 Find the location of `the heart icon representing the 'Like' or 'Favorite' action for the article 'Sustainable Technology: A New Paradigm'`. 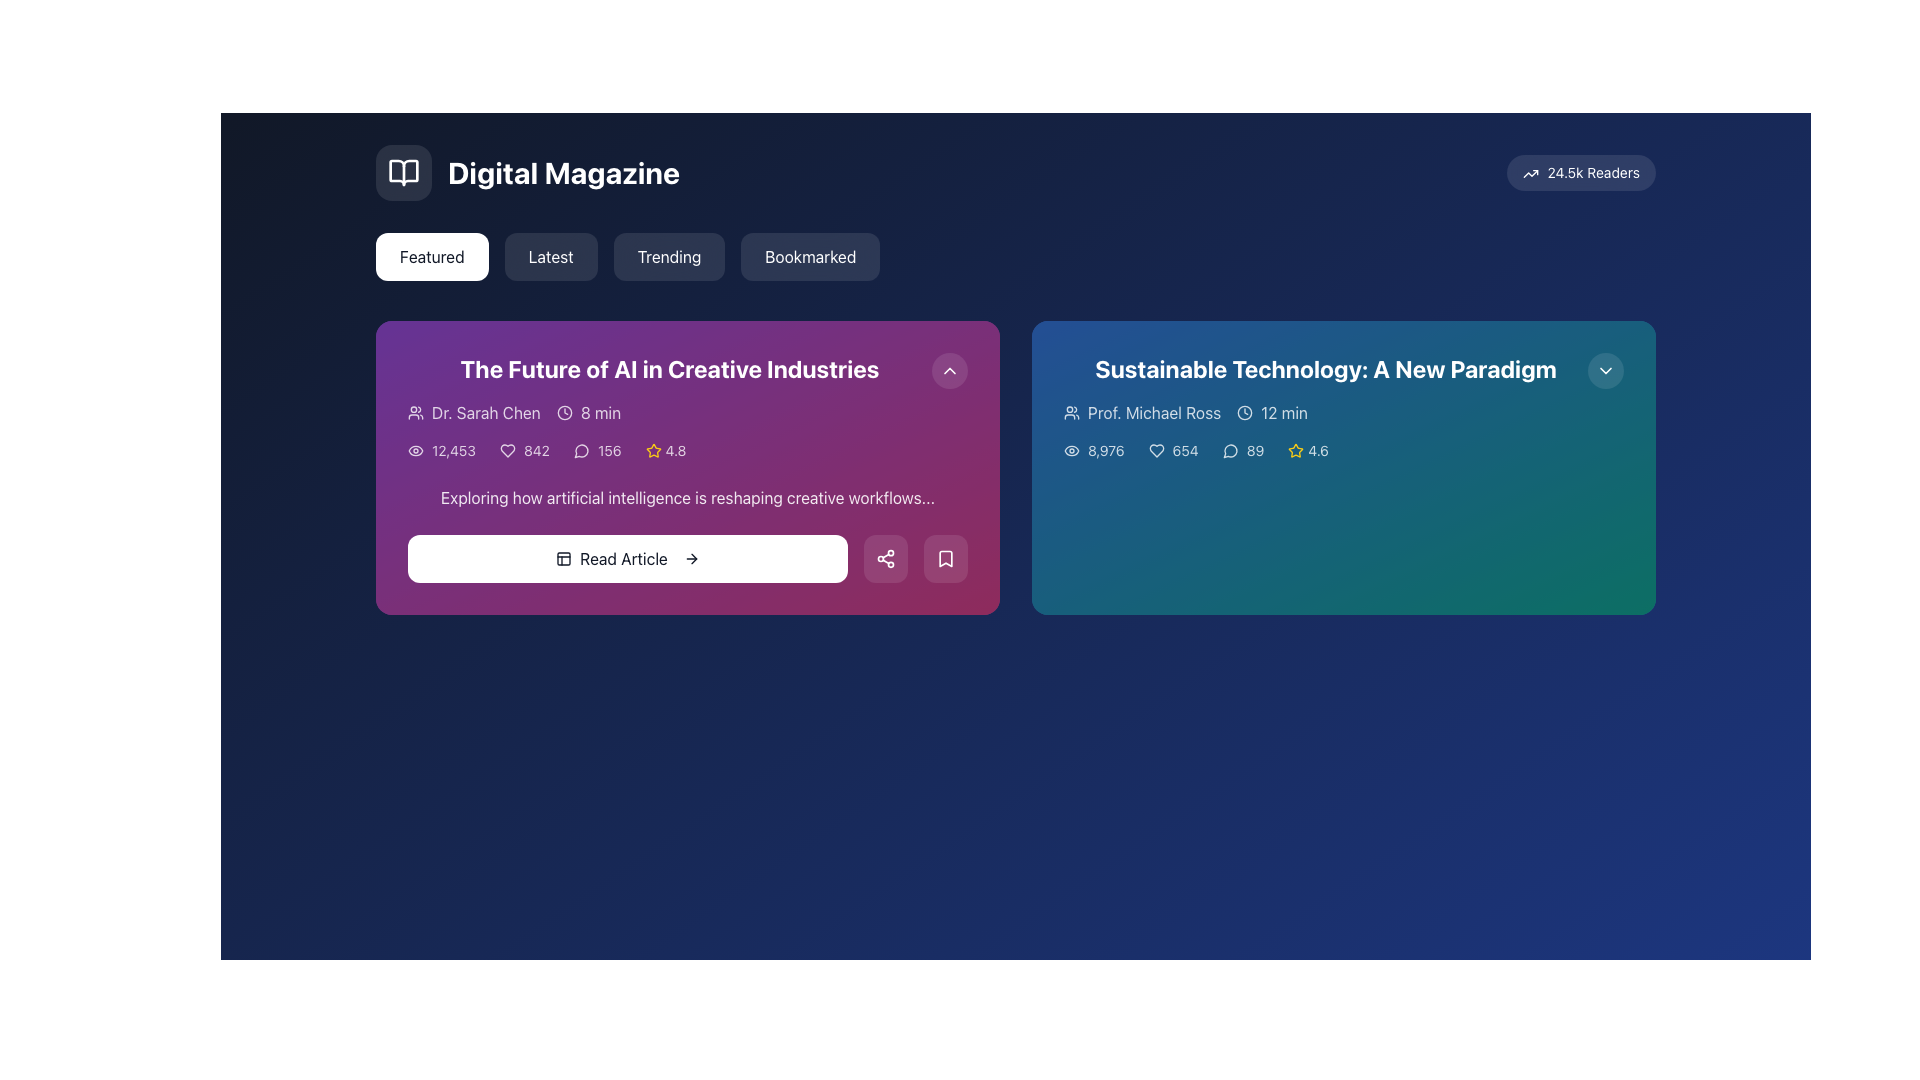

the heart icon representing the 'Like' or 'Favorite' action for the article 'Sustainable Technology: A New Paradigm' is located at coordinates (1156, 451).